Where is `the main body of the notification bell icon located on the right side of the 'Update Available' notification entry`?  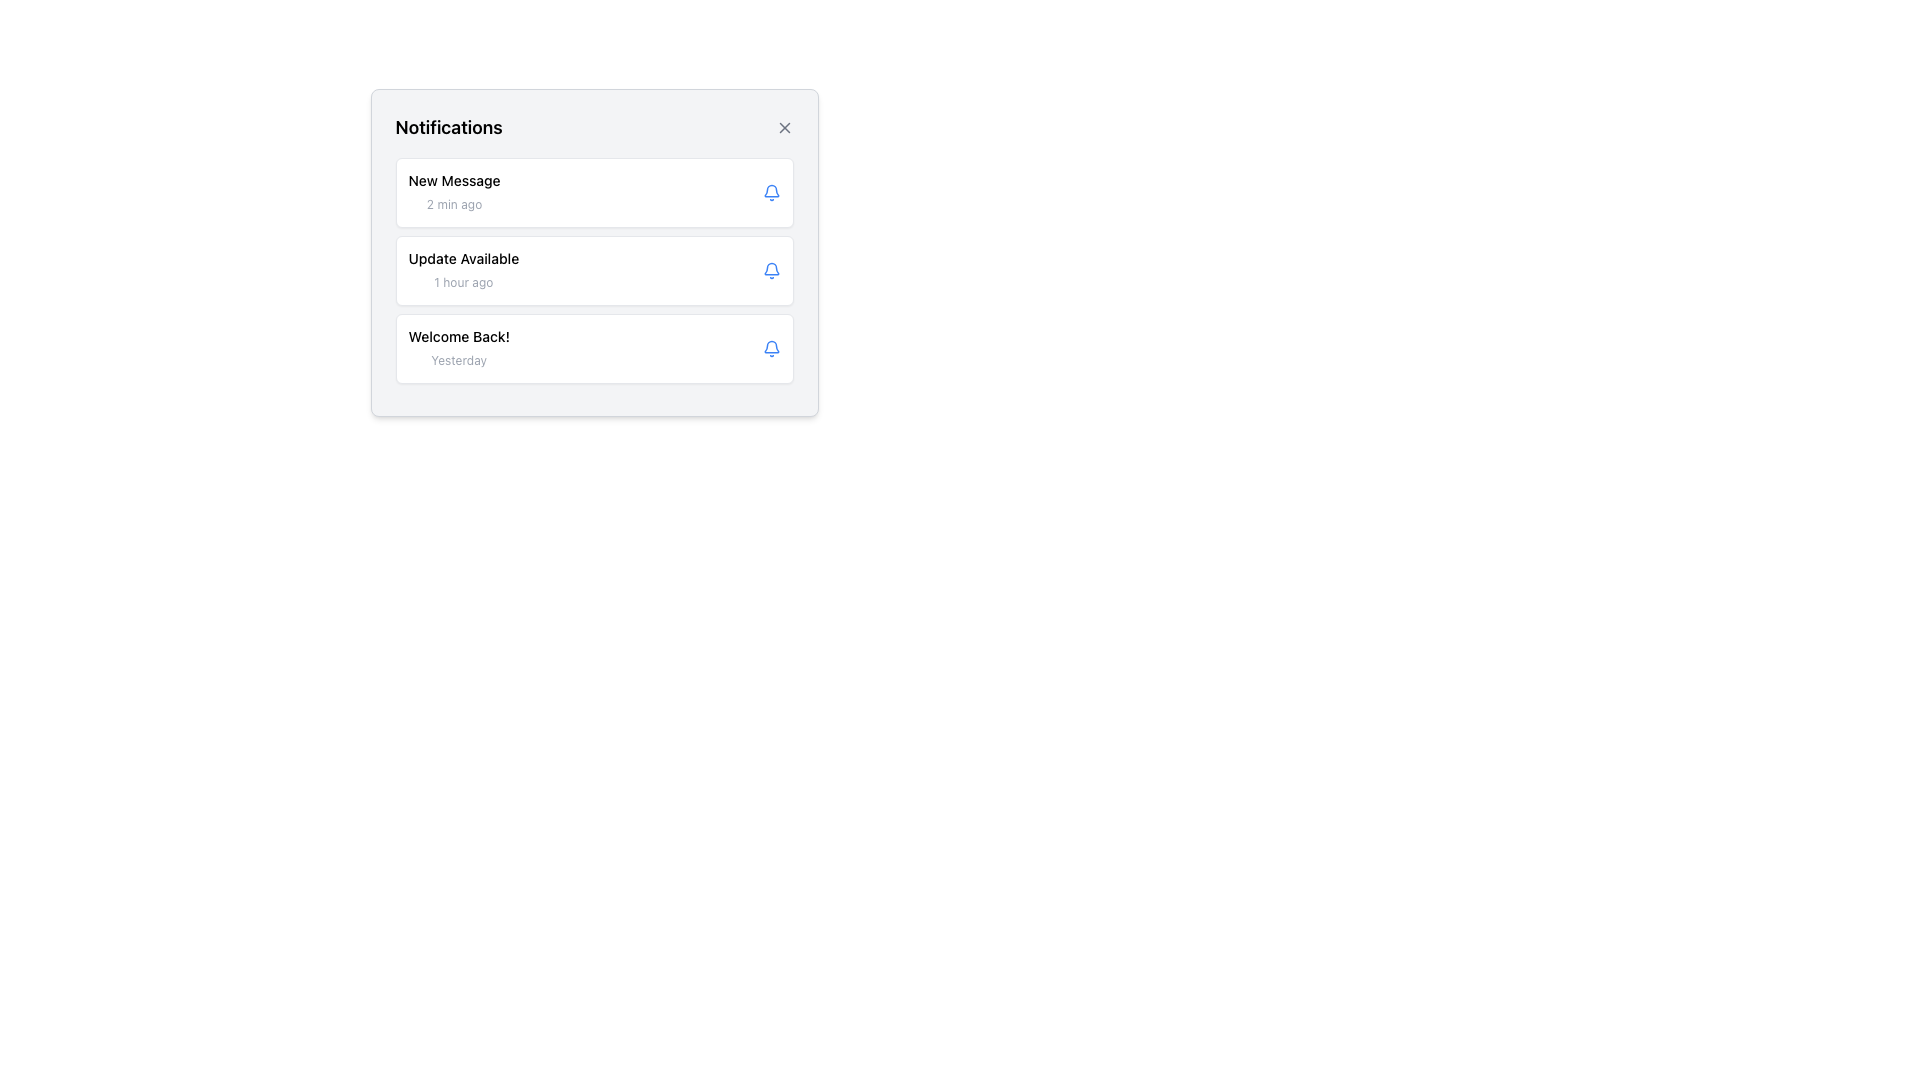 the main body of the notification bell icon located on the right side of the 'Update Available' notification entry is located at coordinates (770, 268).